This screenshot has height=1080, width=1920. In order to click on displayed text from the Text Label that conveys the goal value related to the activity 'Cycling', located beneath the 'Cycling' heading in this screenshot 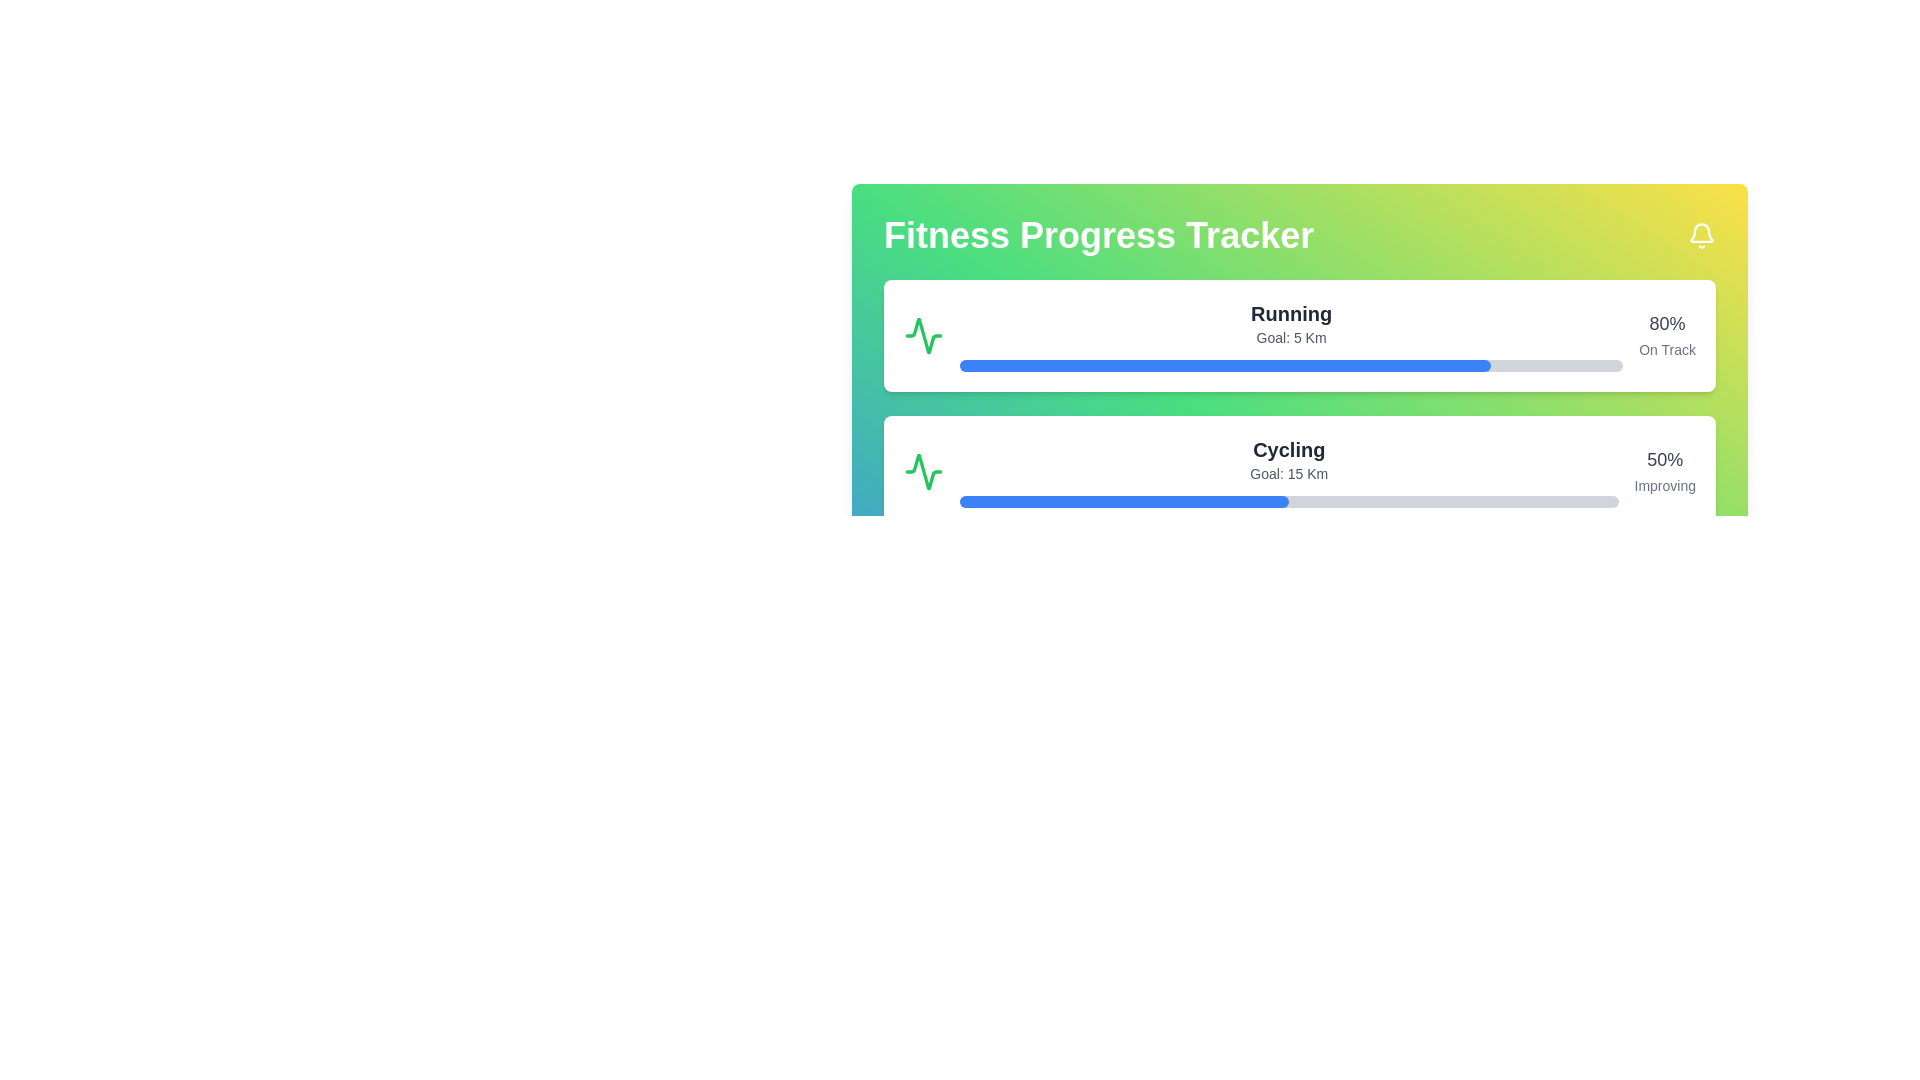, I will do `click(1289, 474)`.